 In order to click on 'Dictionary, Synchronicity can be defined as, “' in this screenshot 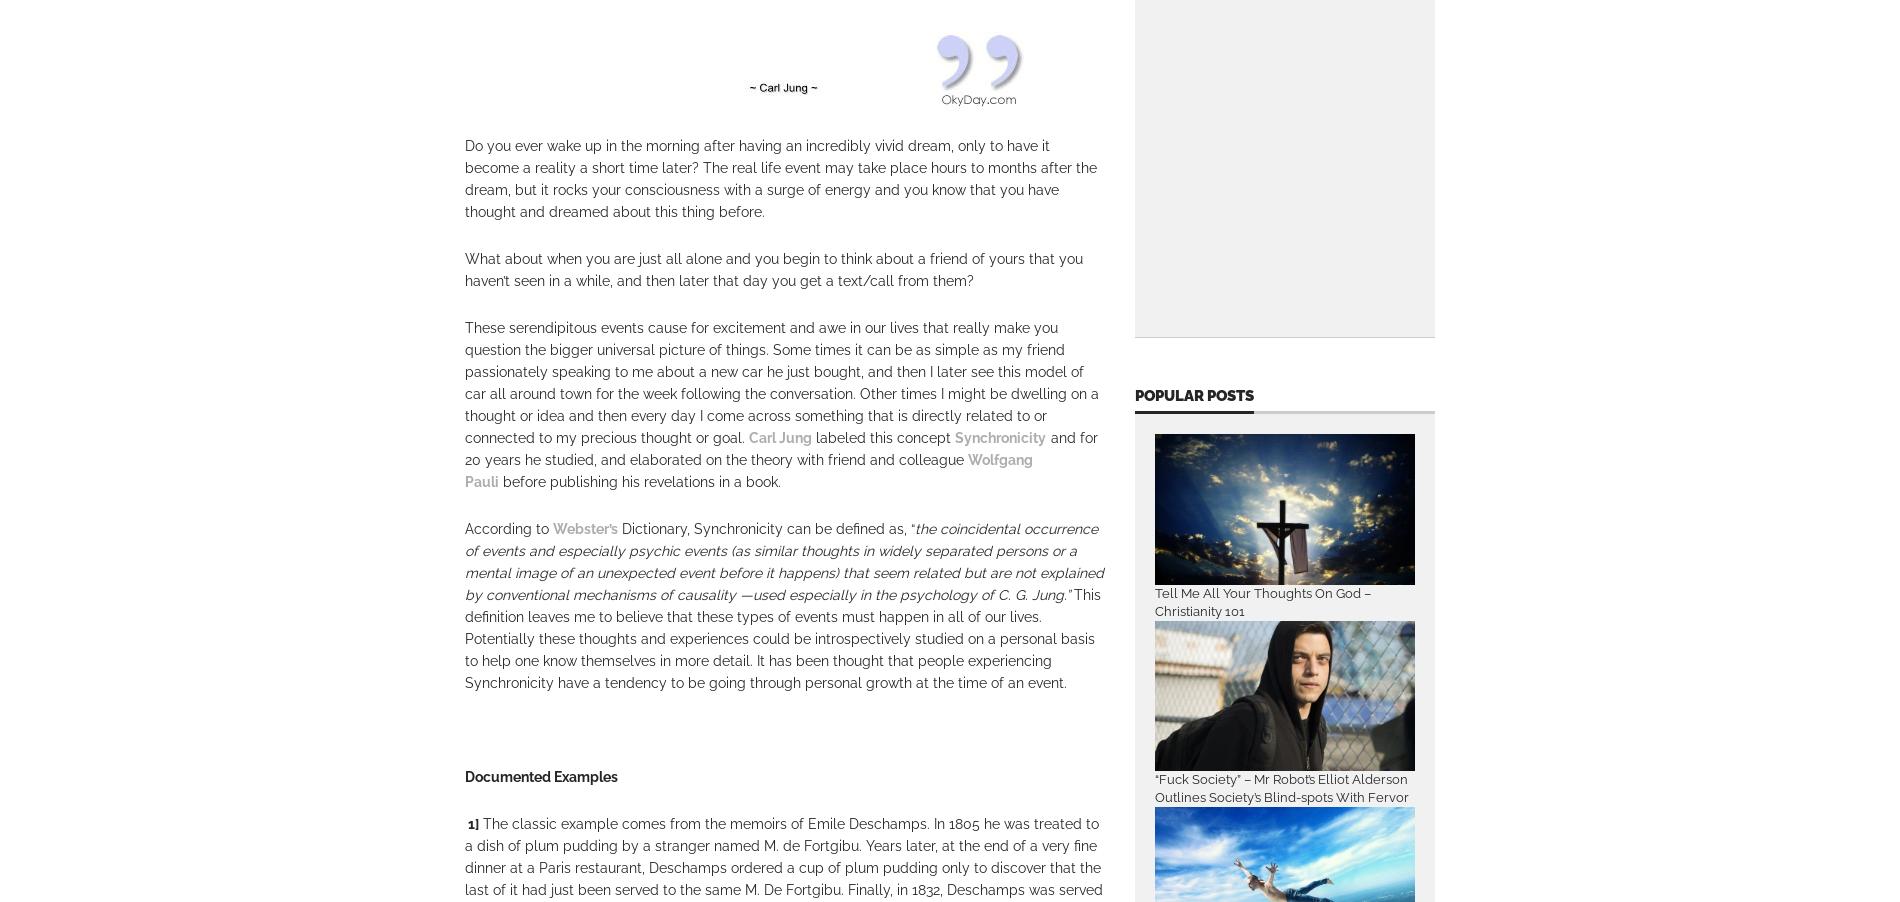, I will do `click(765, 529)`.